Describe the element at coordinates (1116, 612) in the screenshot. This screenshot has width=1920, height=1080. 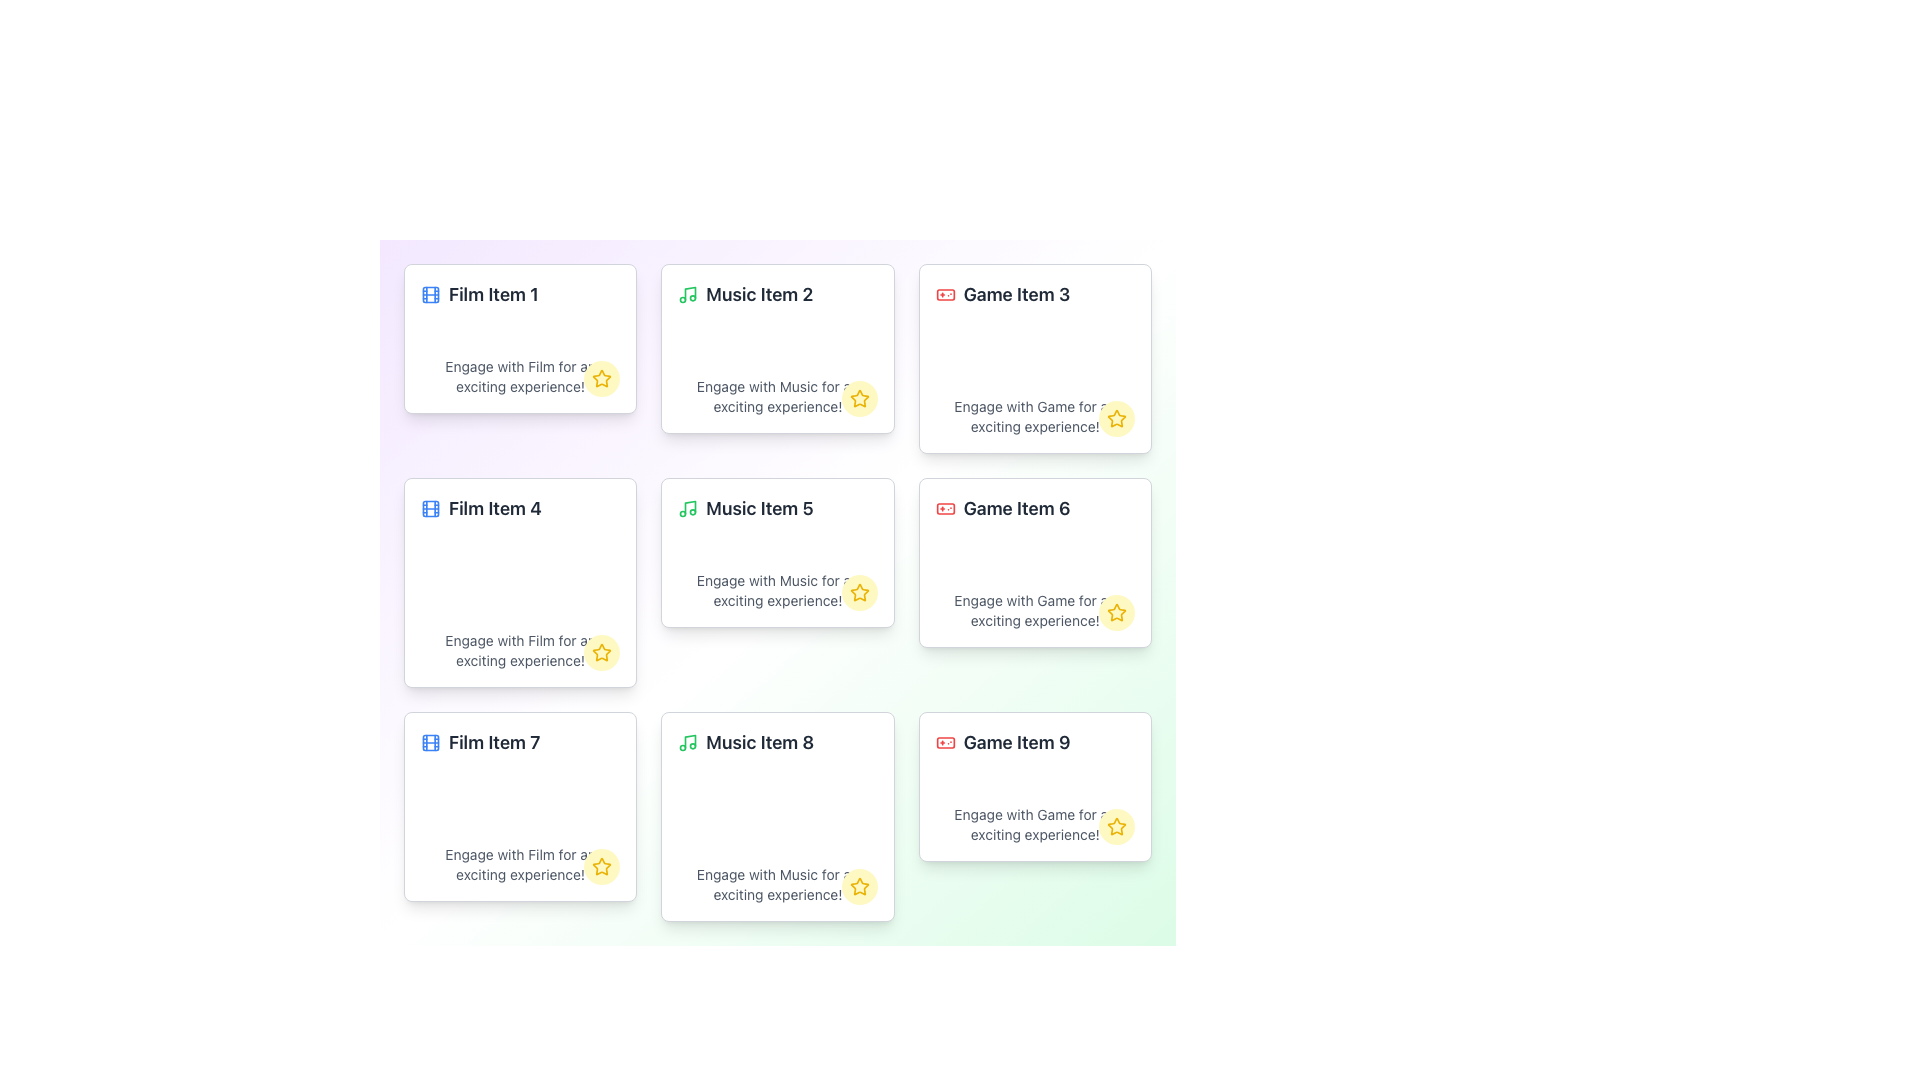
I see `the star-shaped vector icon with a yellow stroke located at the bottom-right corner of the 'Game Item 6' card` at that location.